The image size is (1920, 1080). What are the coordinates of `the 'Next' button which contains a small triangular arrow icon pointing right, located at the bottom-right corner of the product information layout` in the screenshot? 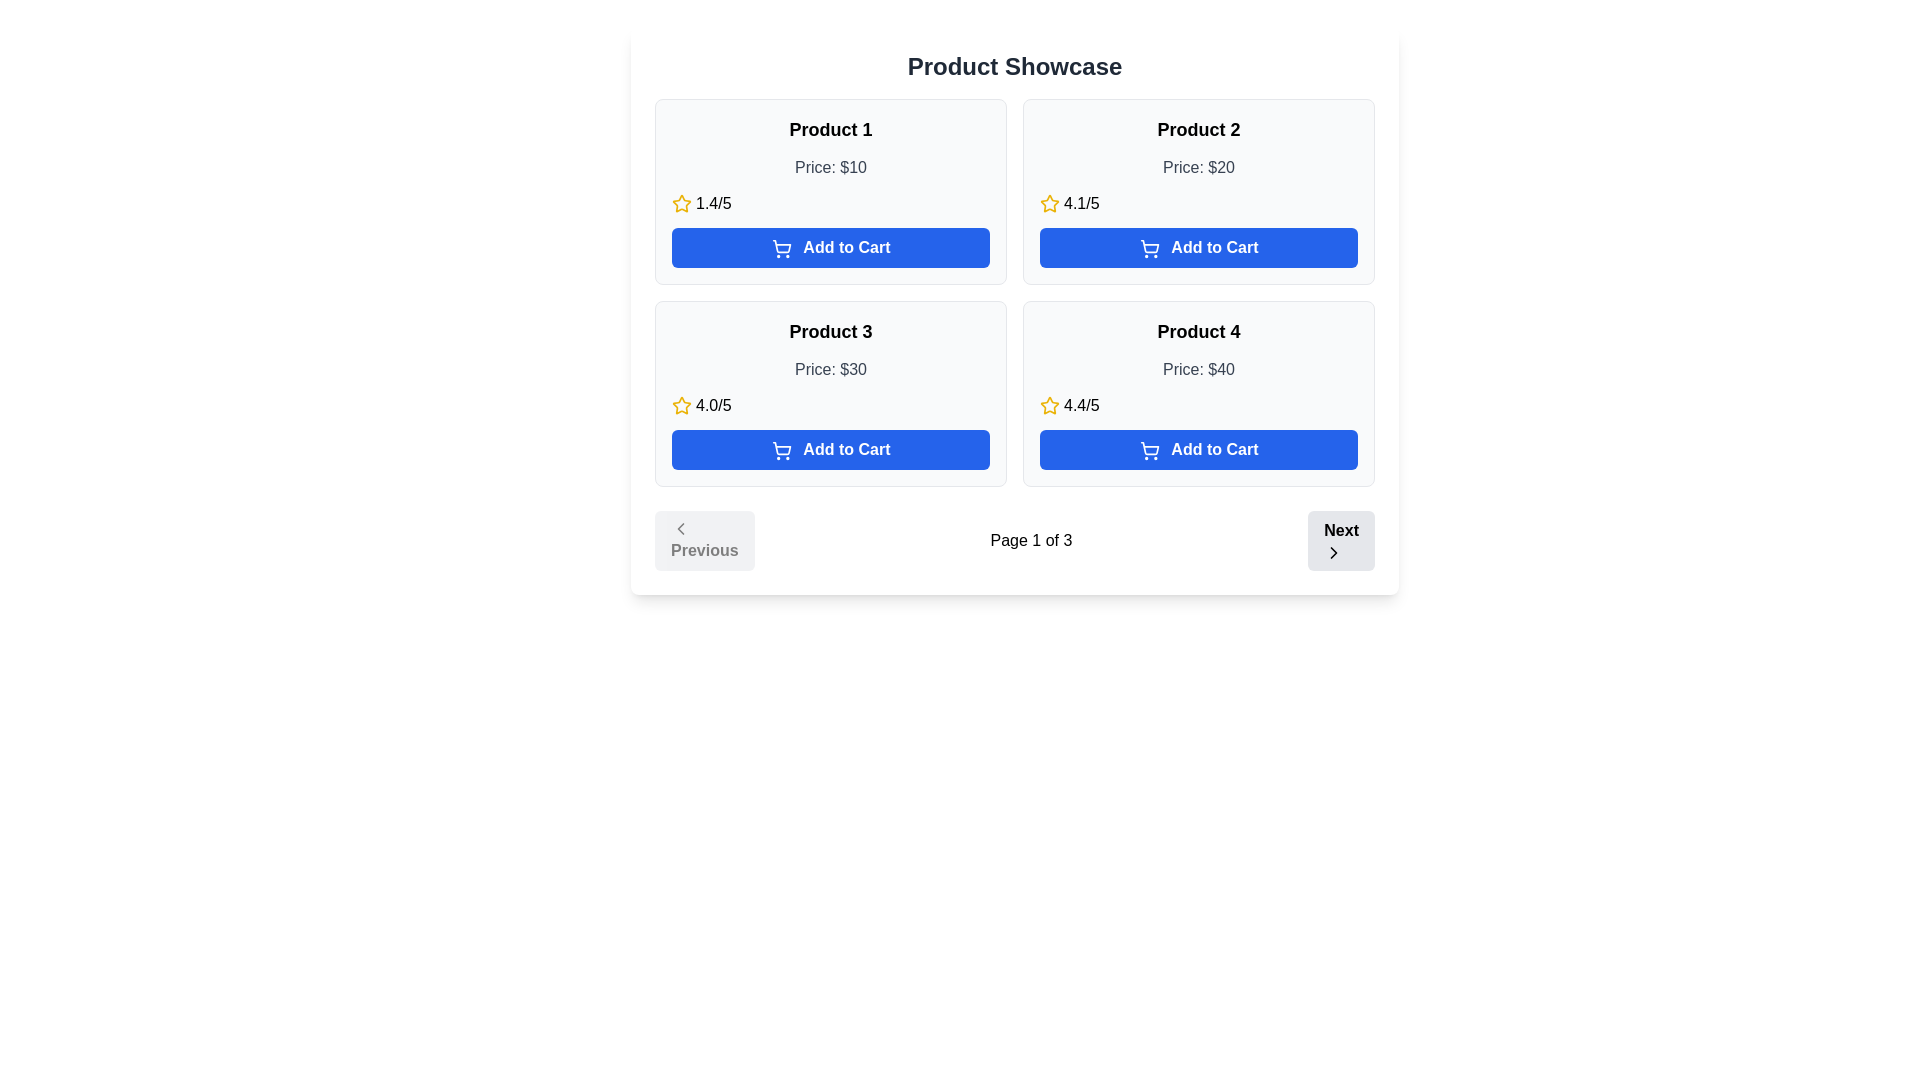 It's located at (1334, 552).